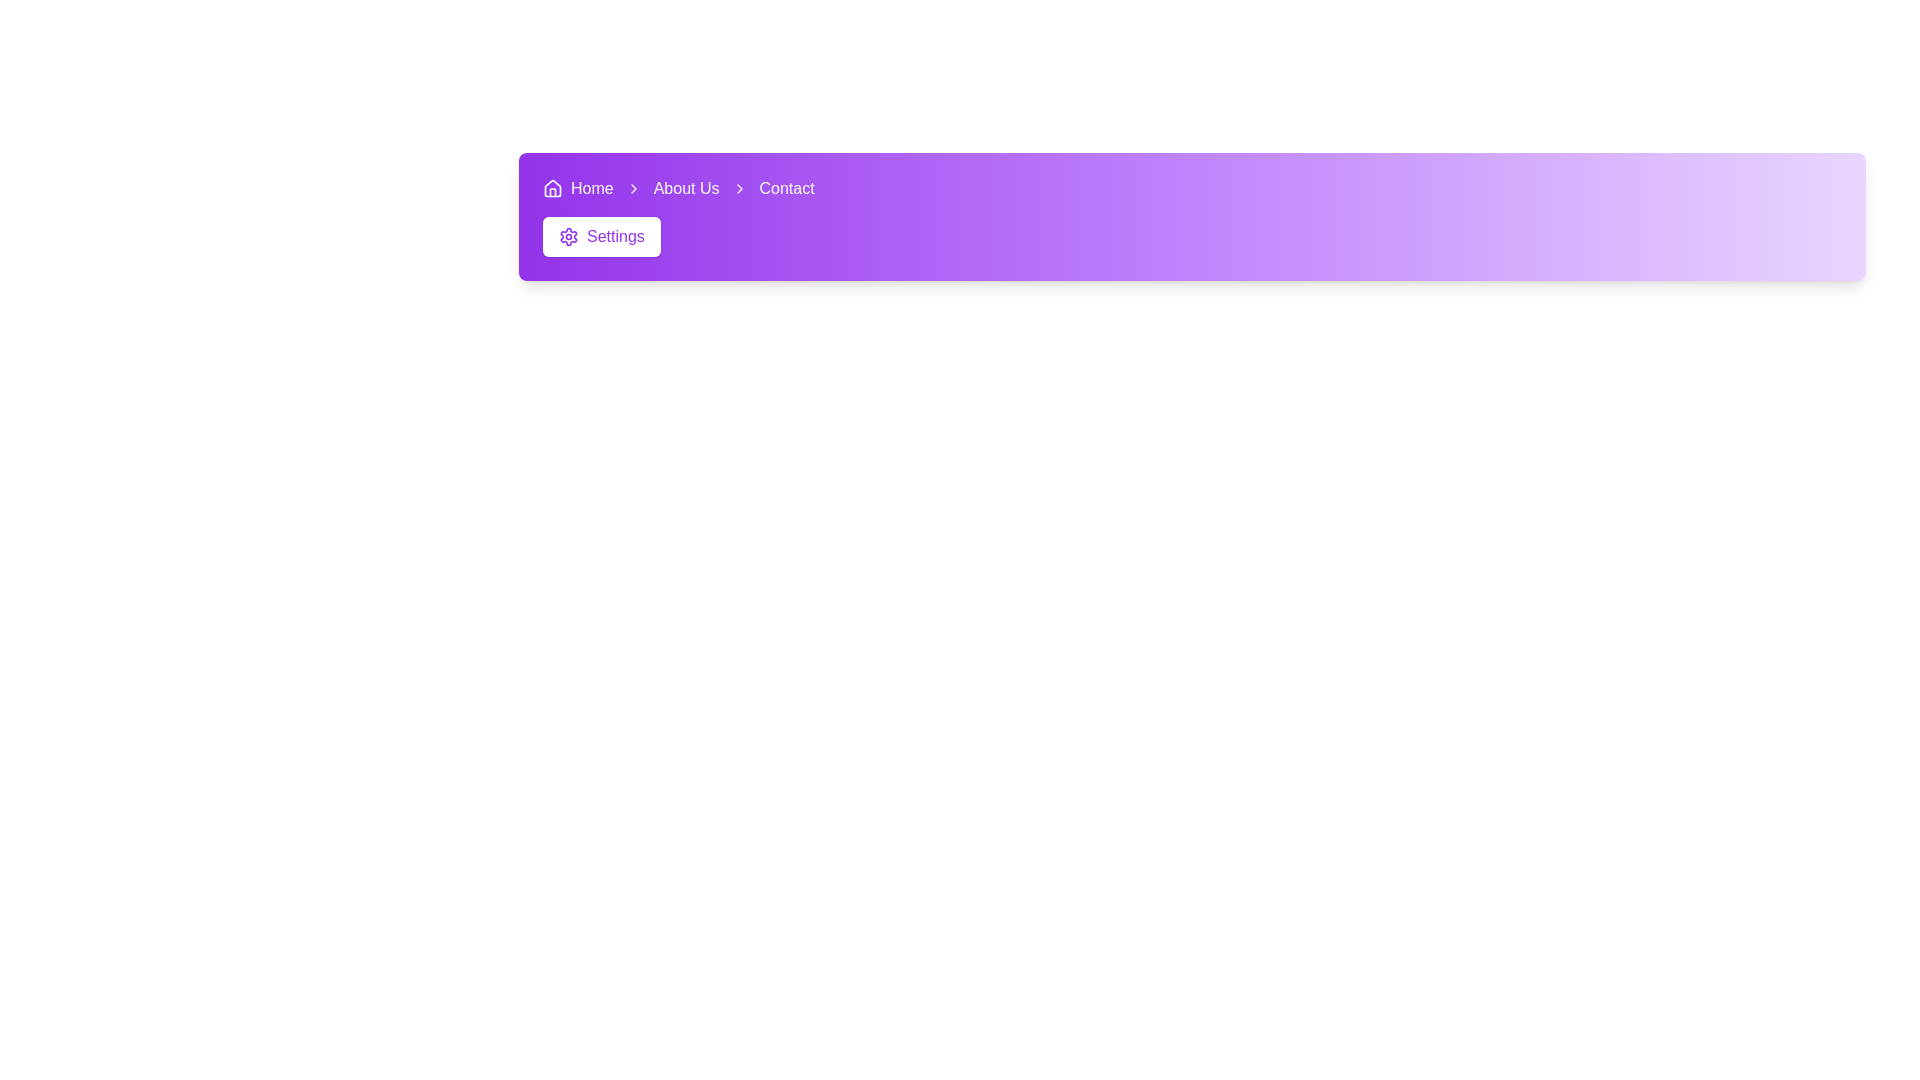 This screenshot has width=1920, height=1080. Describe the element at coordinates (552, 189) in the screenshot. I see `the 'Home' icon` at that location.